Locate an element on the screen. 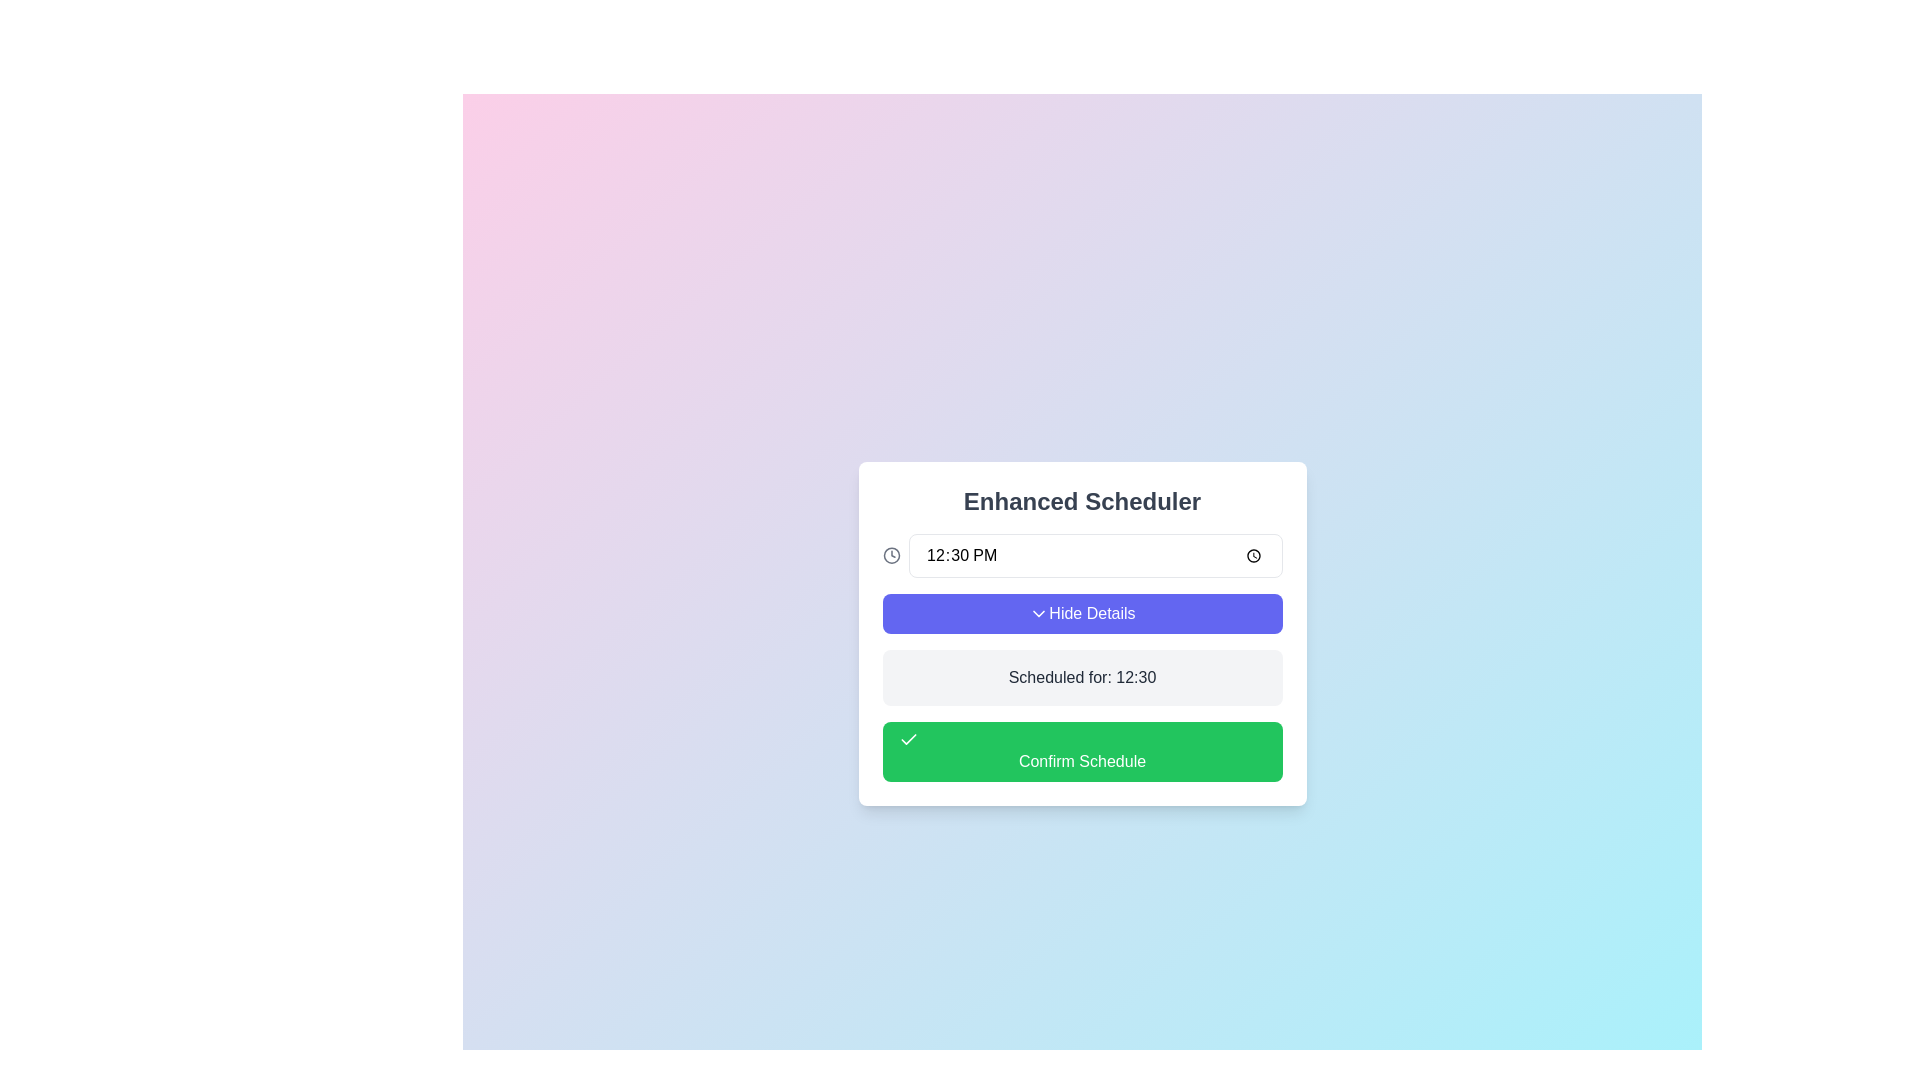  the 'Hide Details' button by clicking on the chevron down icon, which serves as a toggle indicator is located at coordinates (1039, 612).